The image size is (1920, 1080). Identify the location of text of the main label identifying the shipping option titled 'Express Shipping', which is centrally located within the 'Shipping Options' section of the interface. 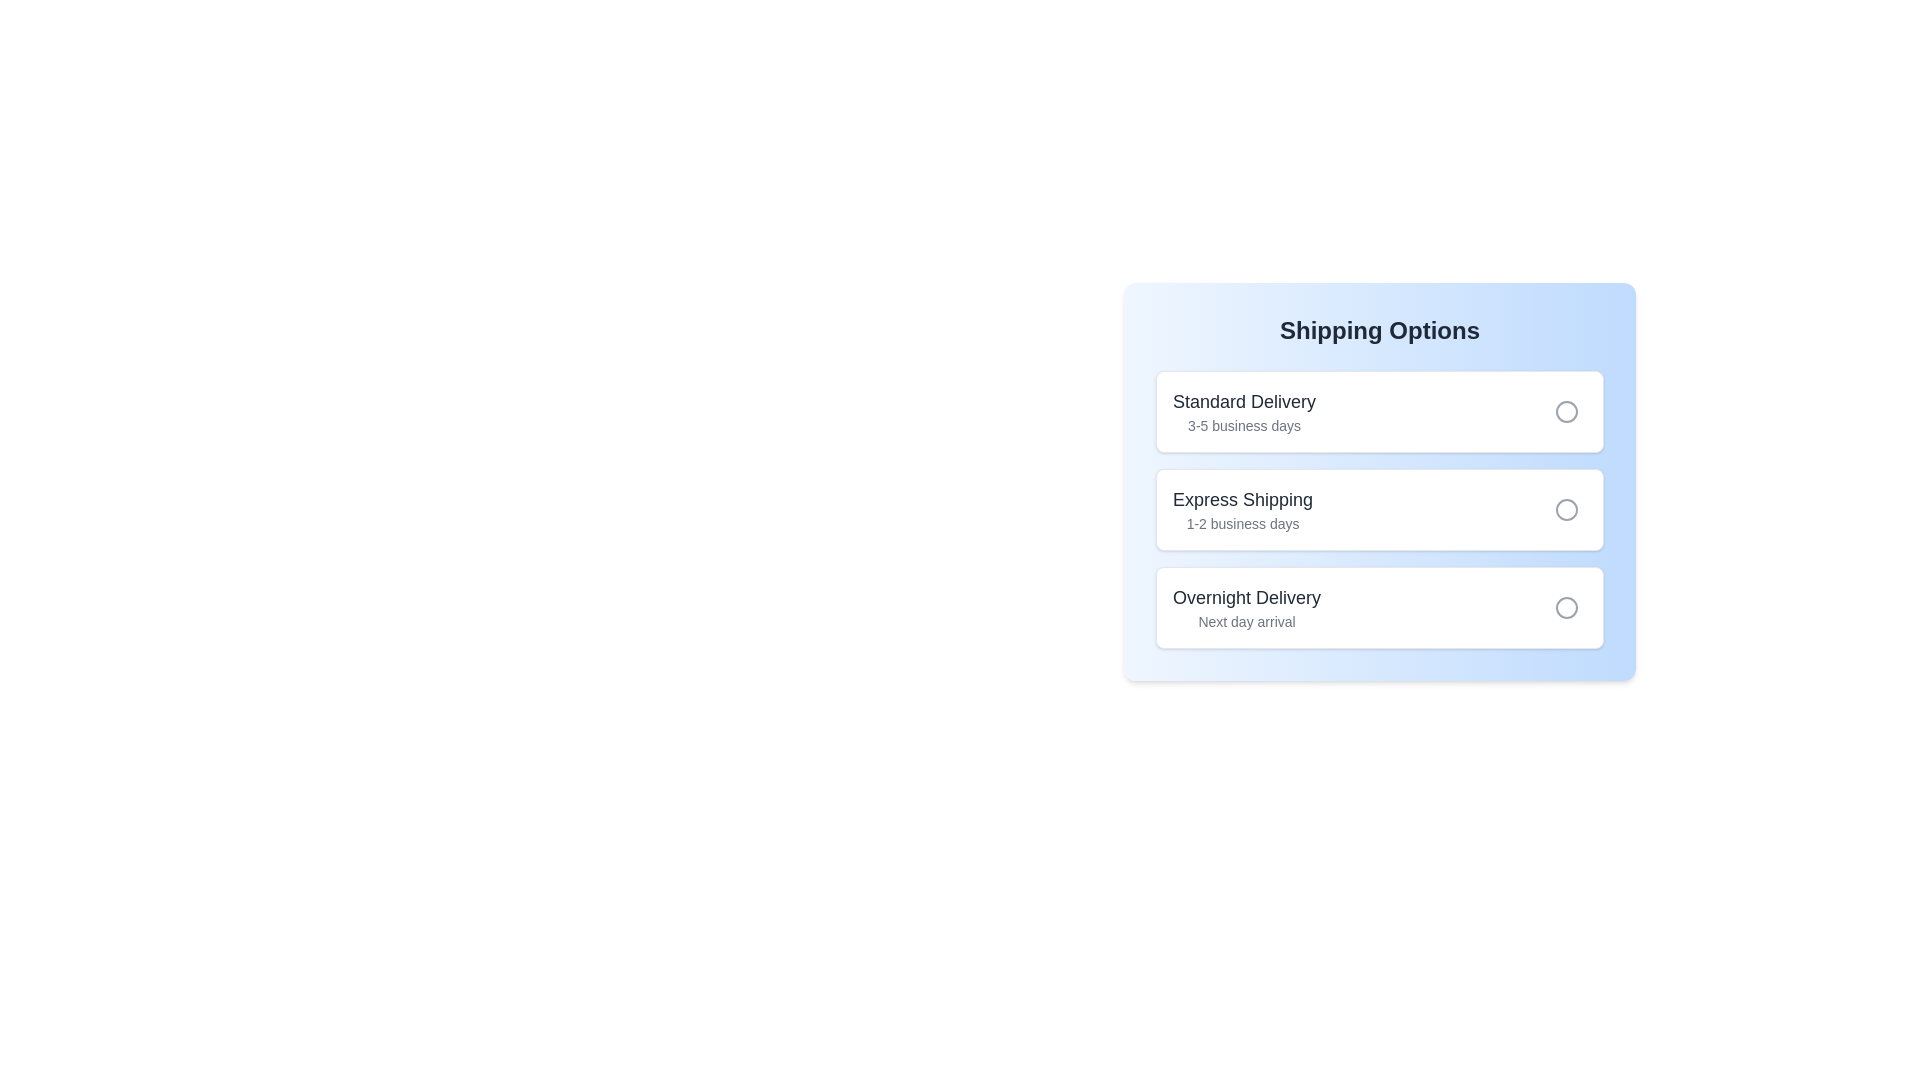
(1242, 499).